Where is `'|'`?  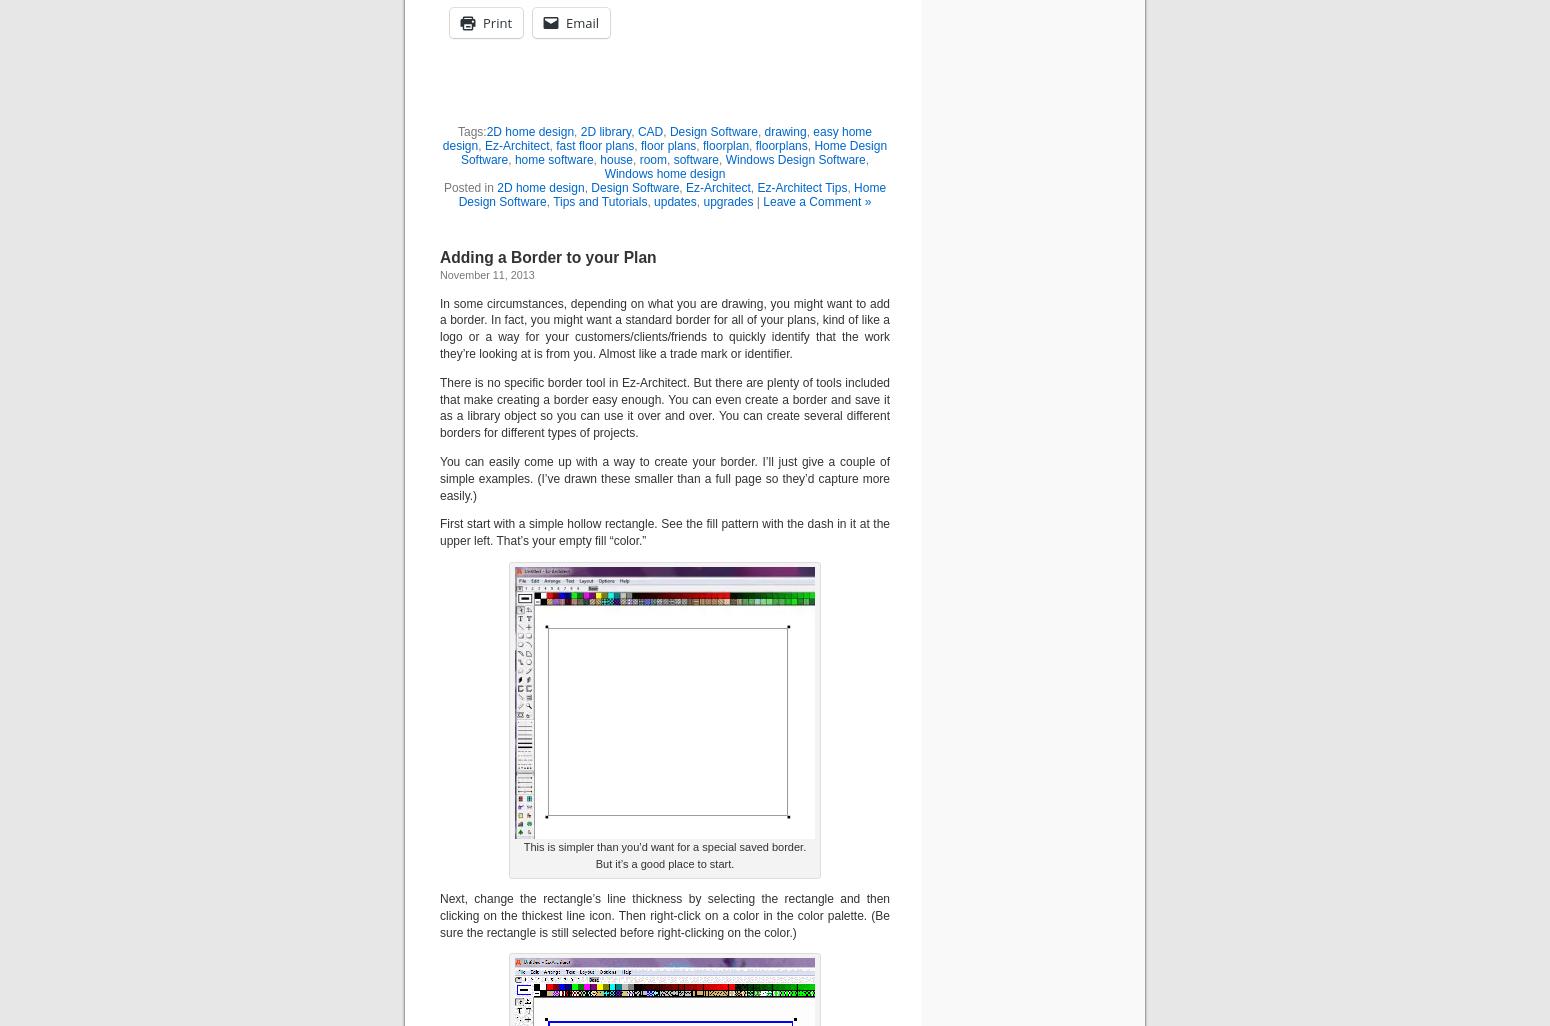
'|' is located at coordinates (757, 201).